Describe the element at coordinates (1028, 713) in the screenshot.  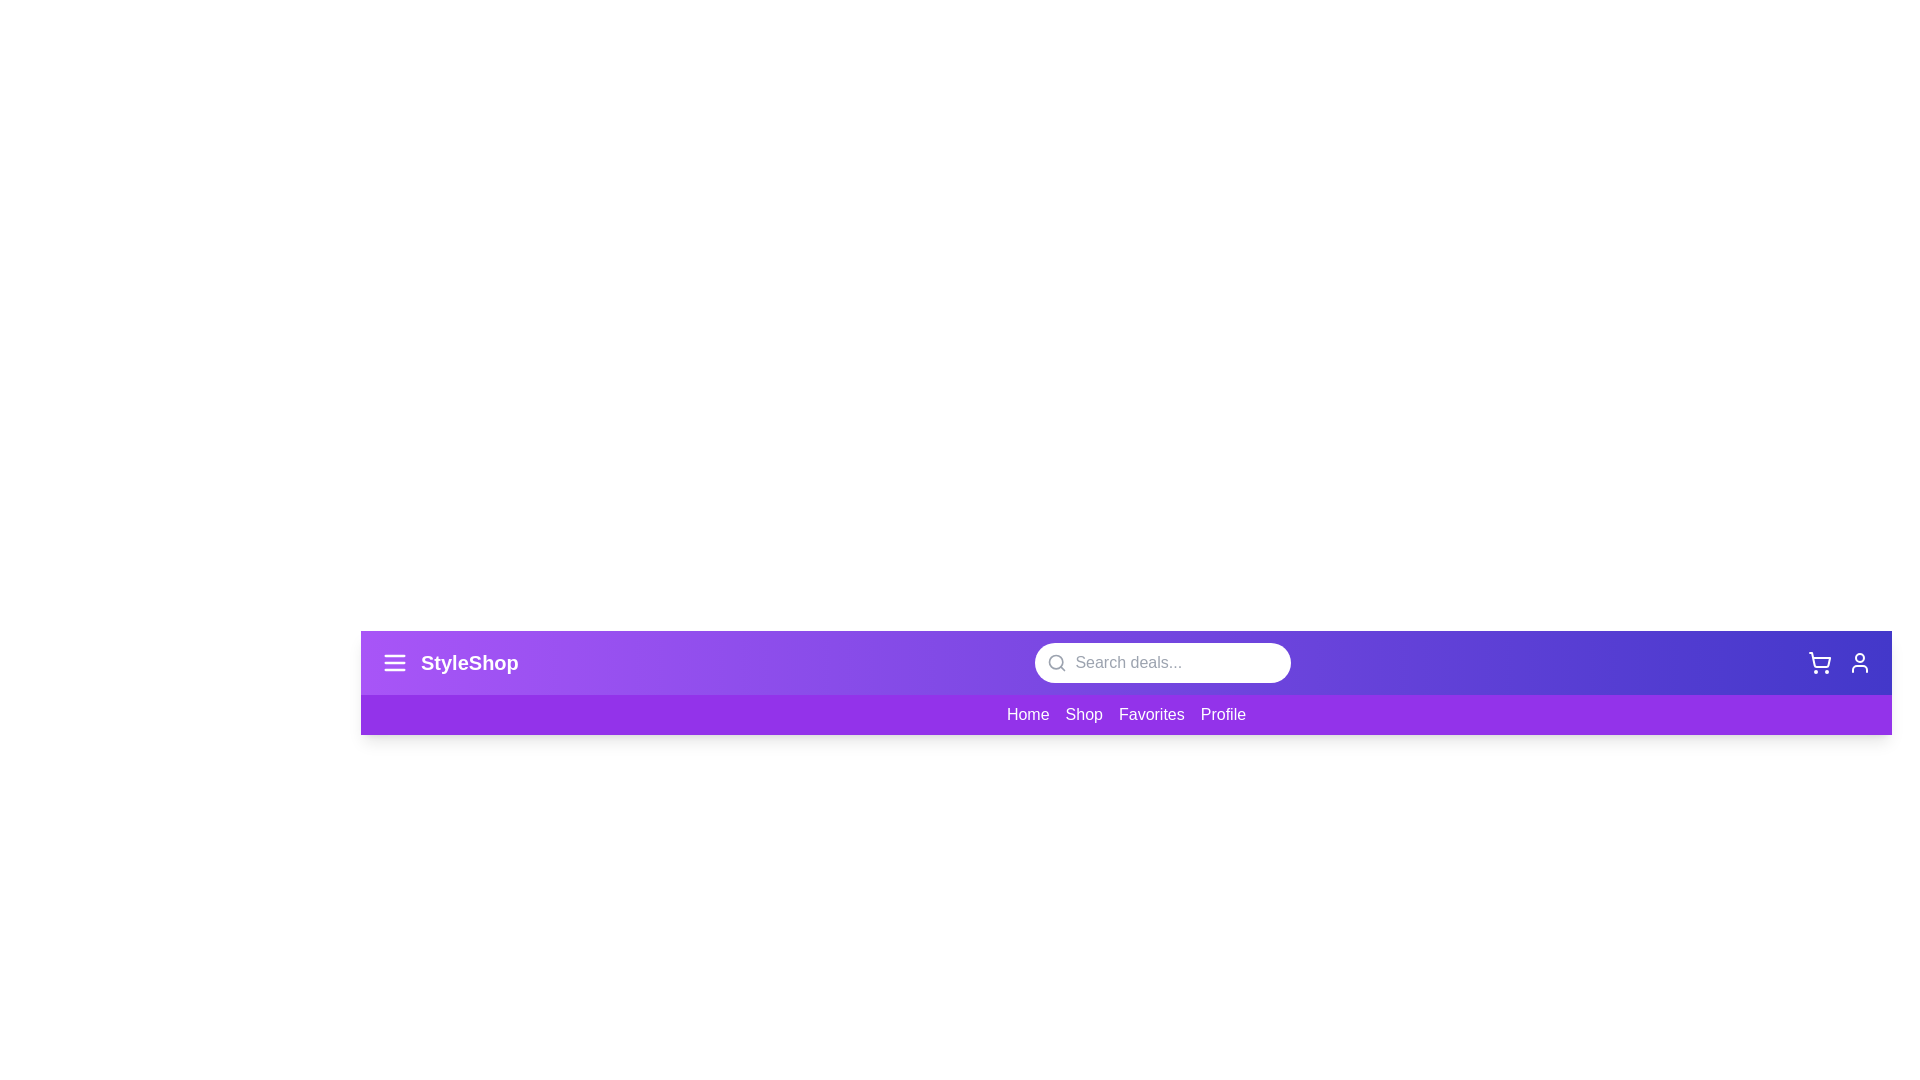
I see `the 'Home' link in the navigation bar to navigate to the homepage` at that location.